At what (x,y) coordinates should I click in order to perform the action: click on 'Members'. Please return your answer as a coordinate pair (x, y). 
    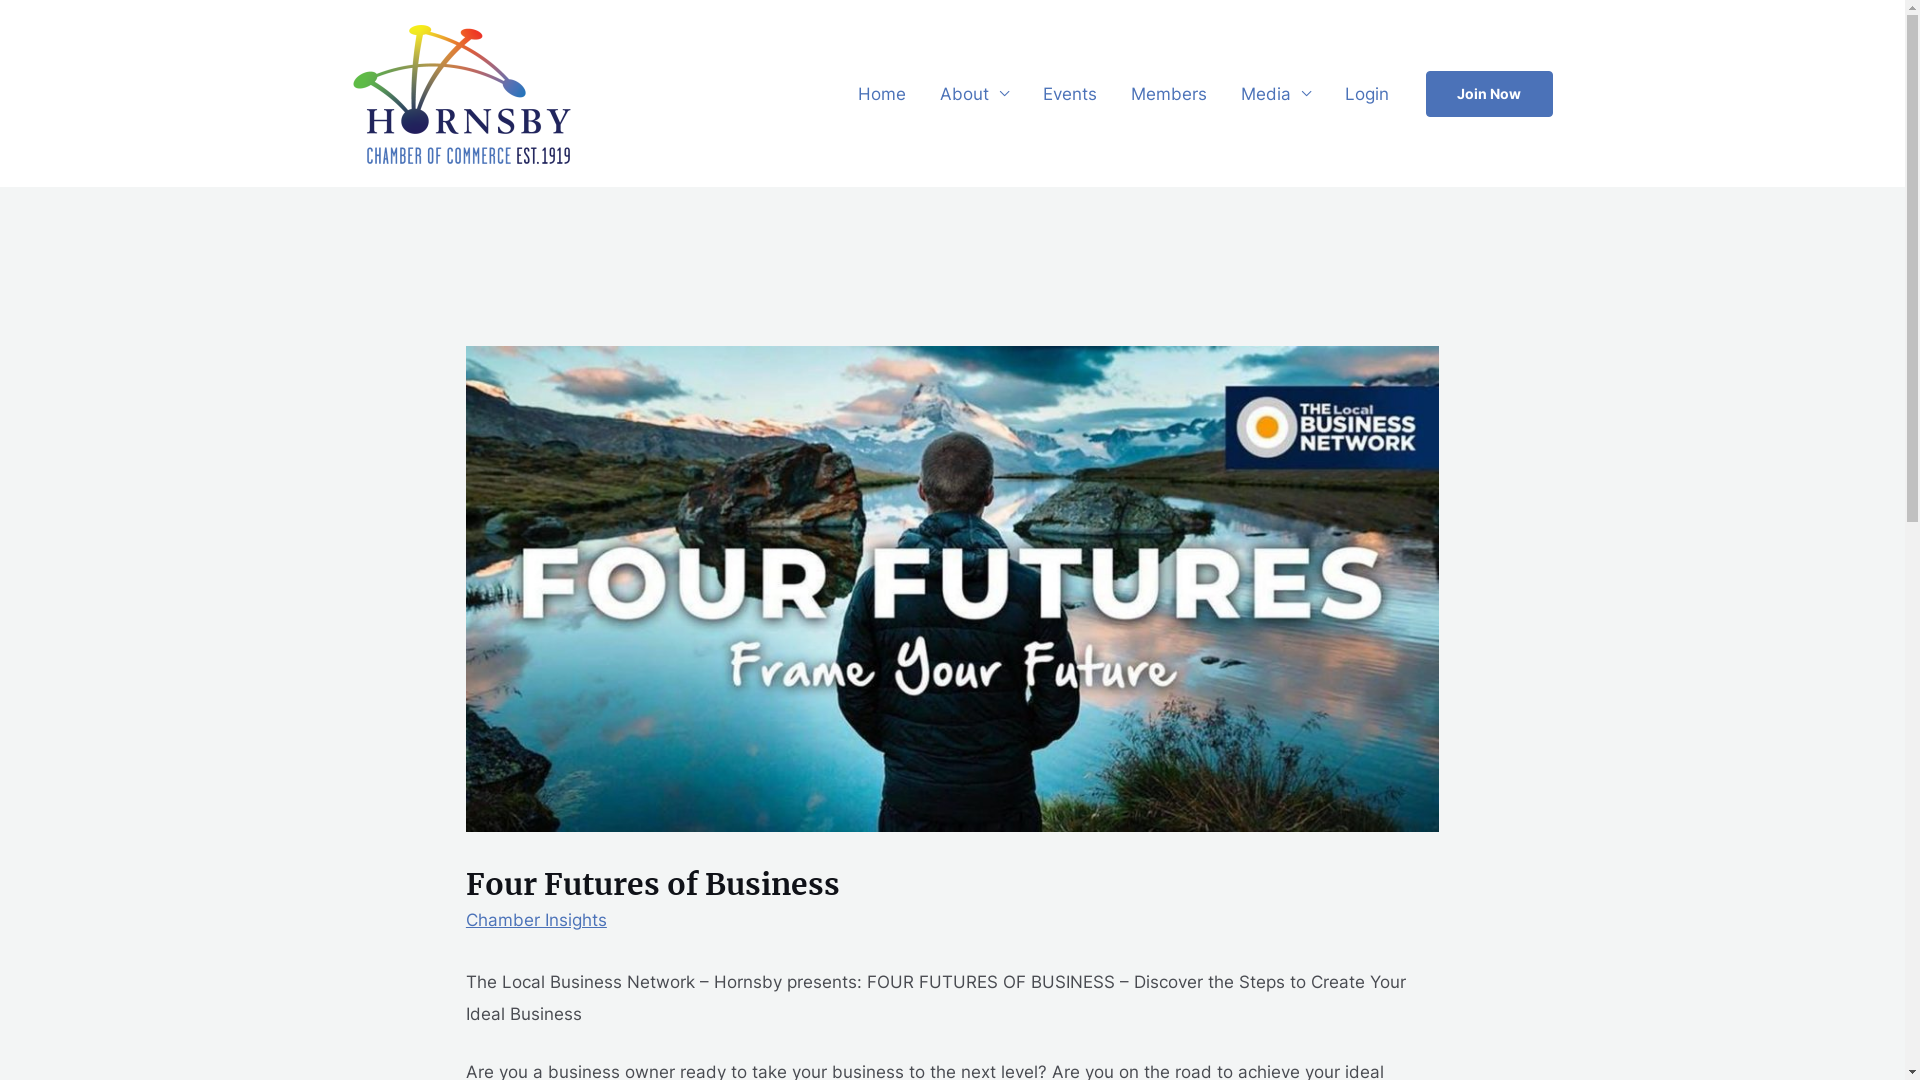
    Looking at the image, I should click on (1169, 92).